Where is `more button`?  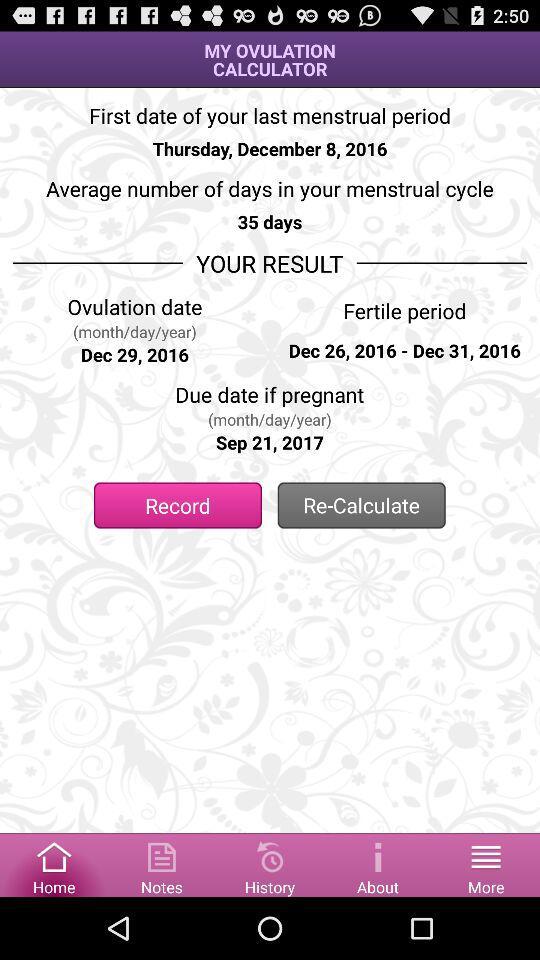 more button is located at coordinates (485, 863).